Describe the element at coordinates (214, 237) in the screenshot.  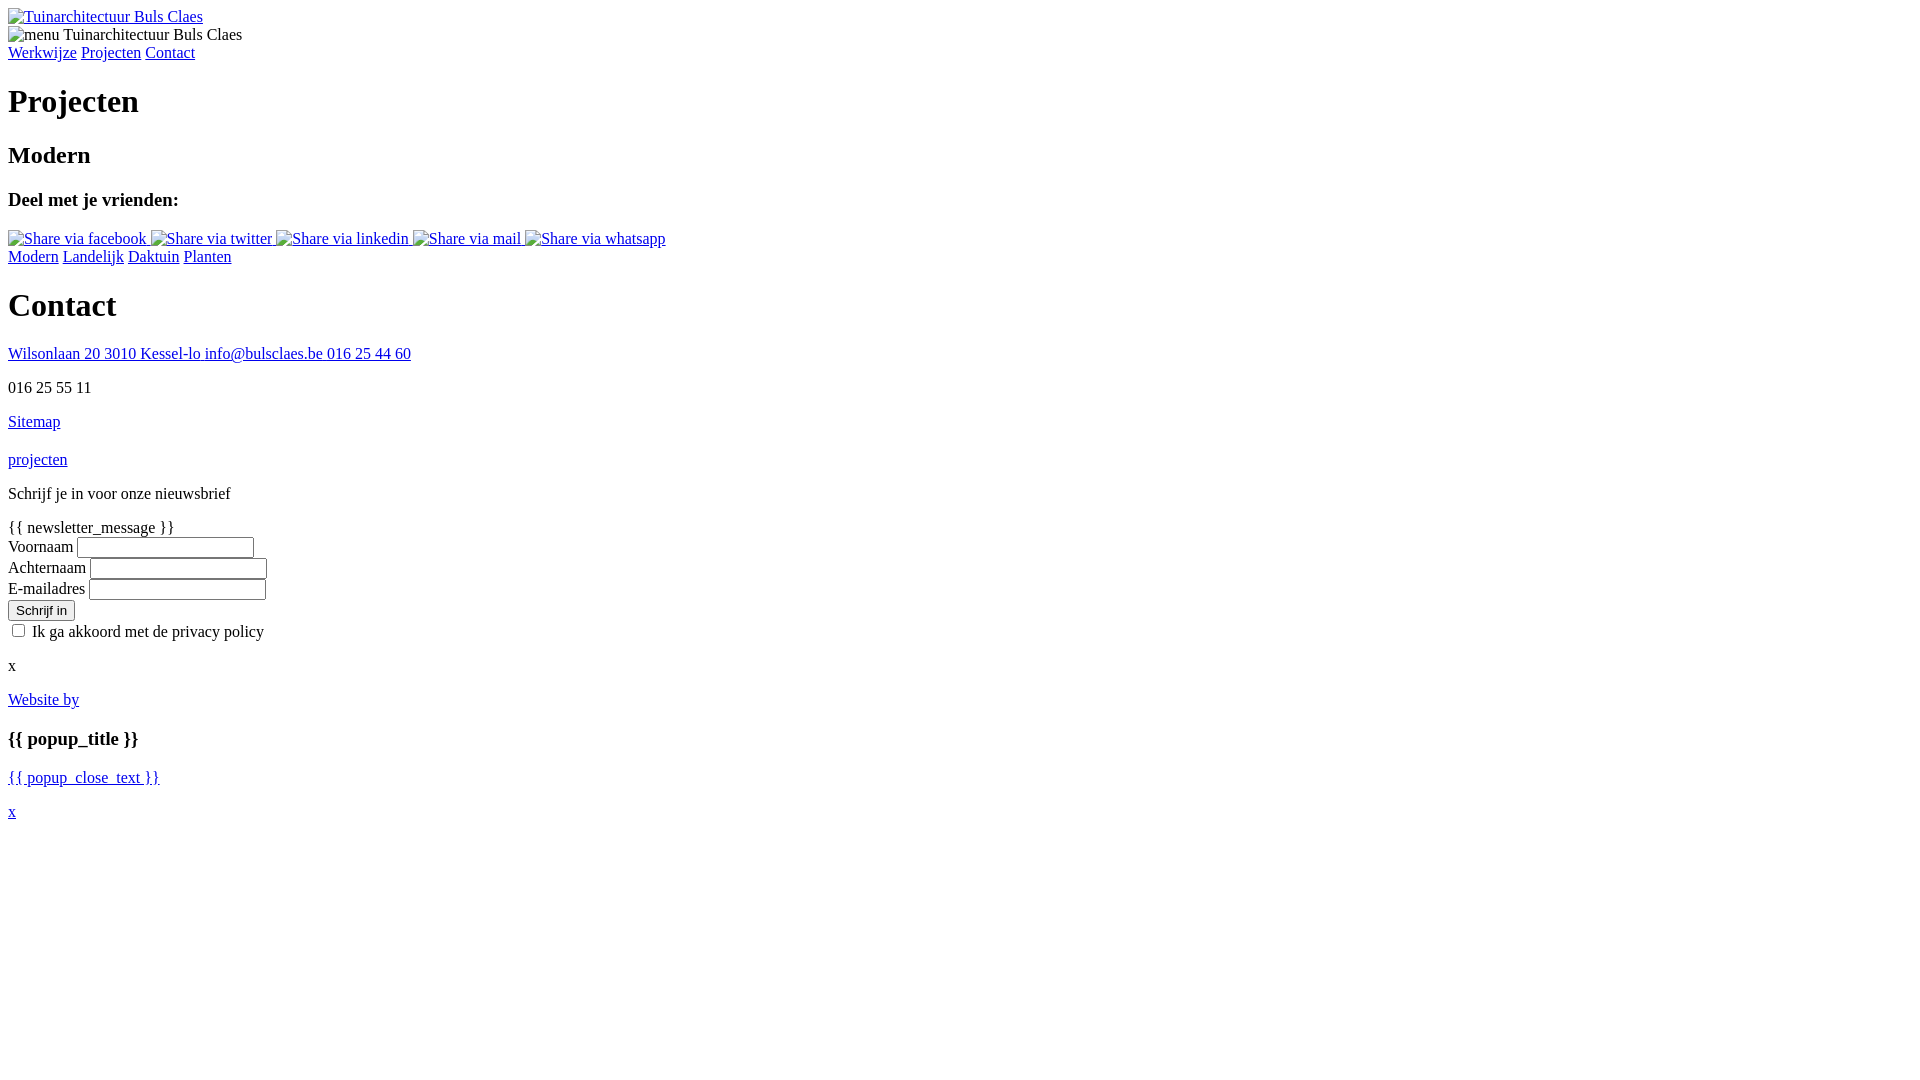
I see `'Share via twitter'` at that location.